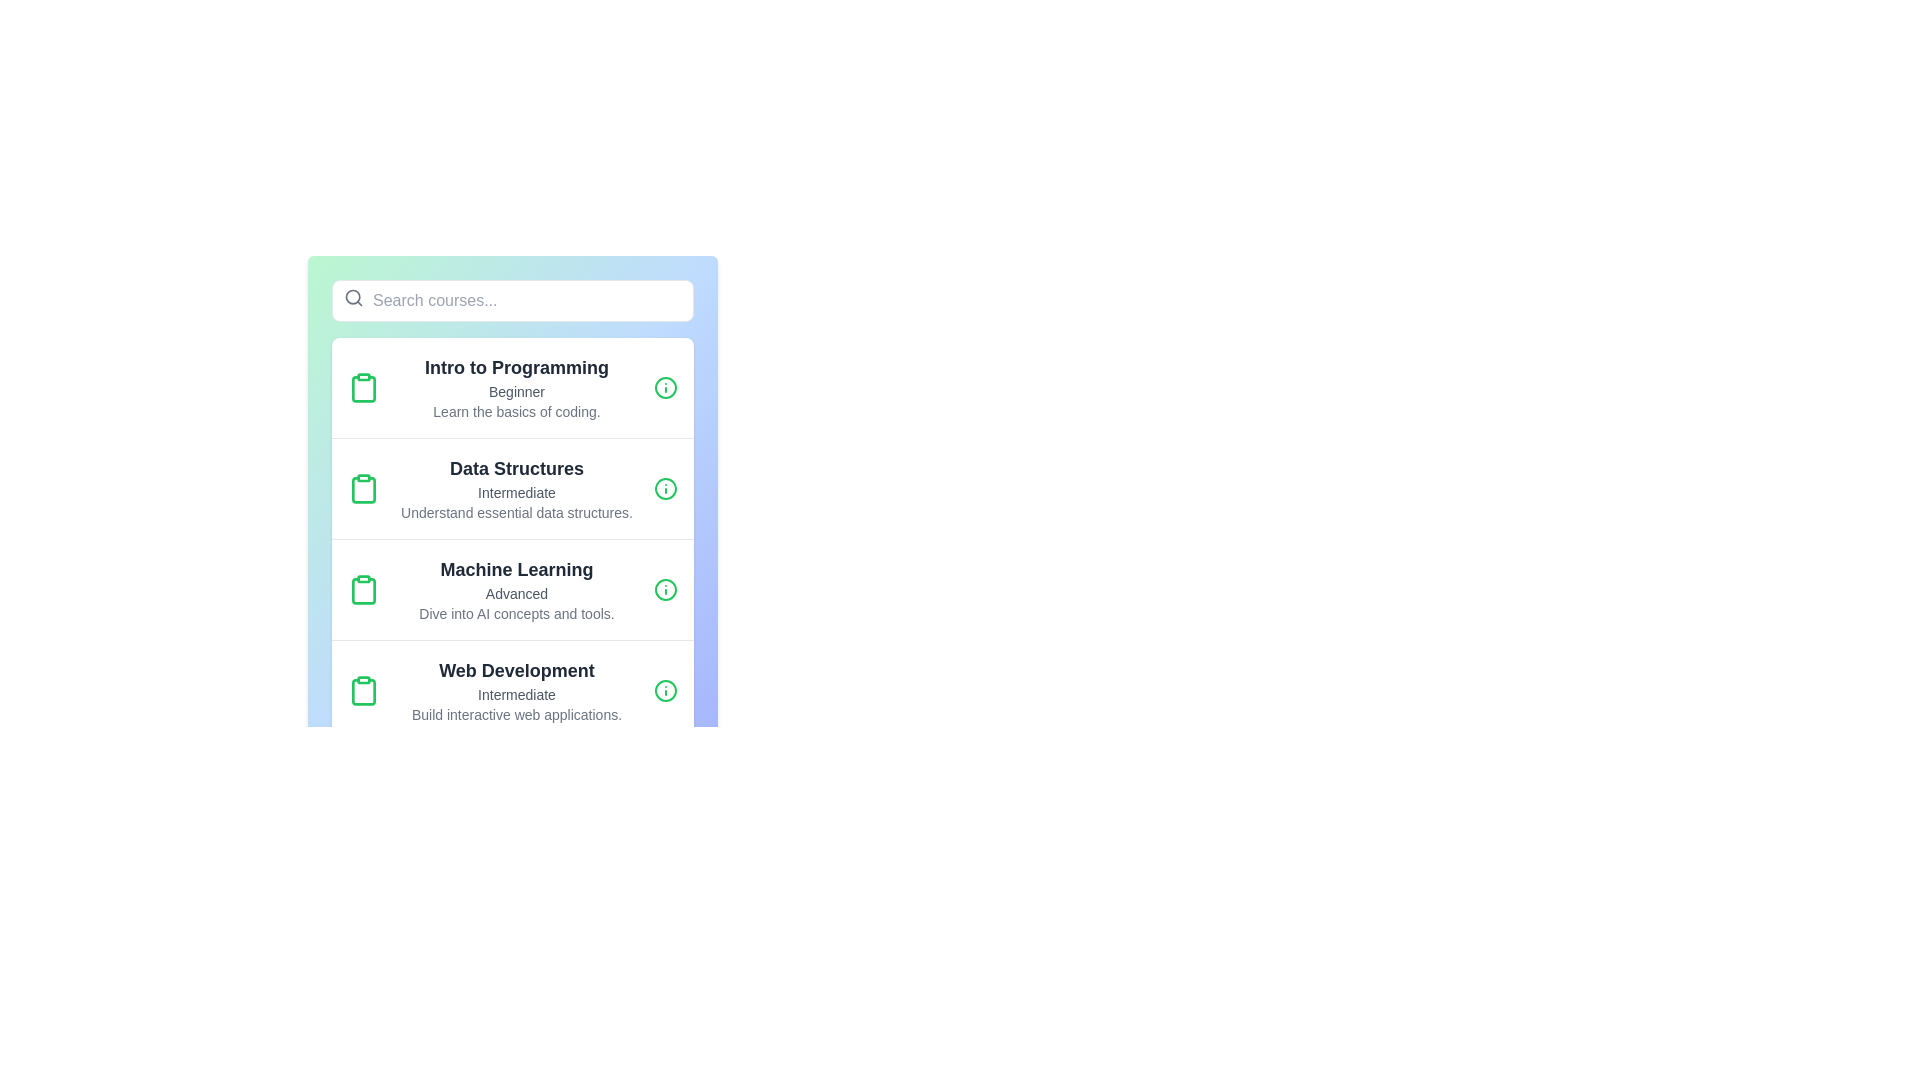 The image size is (1920, 1080). Describe the element at coordinates (364, 388) in the screenshot. I see `the graphic icon resembling a clipboard with a green border and a white fill, located in the top-left corner of the list item for 'Intro to Programming'` at that location.